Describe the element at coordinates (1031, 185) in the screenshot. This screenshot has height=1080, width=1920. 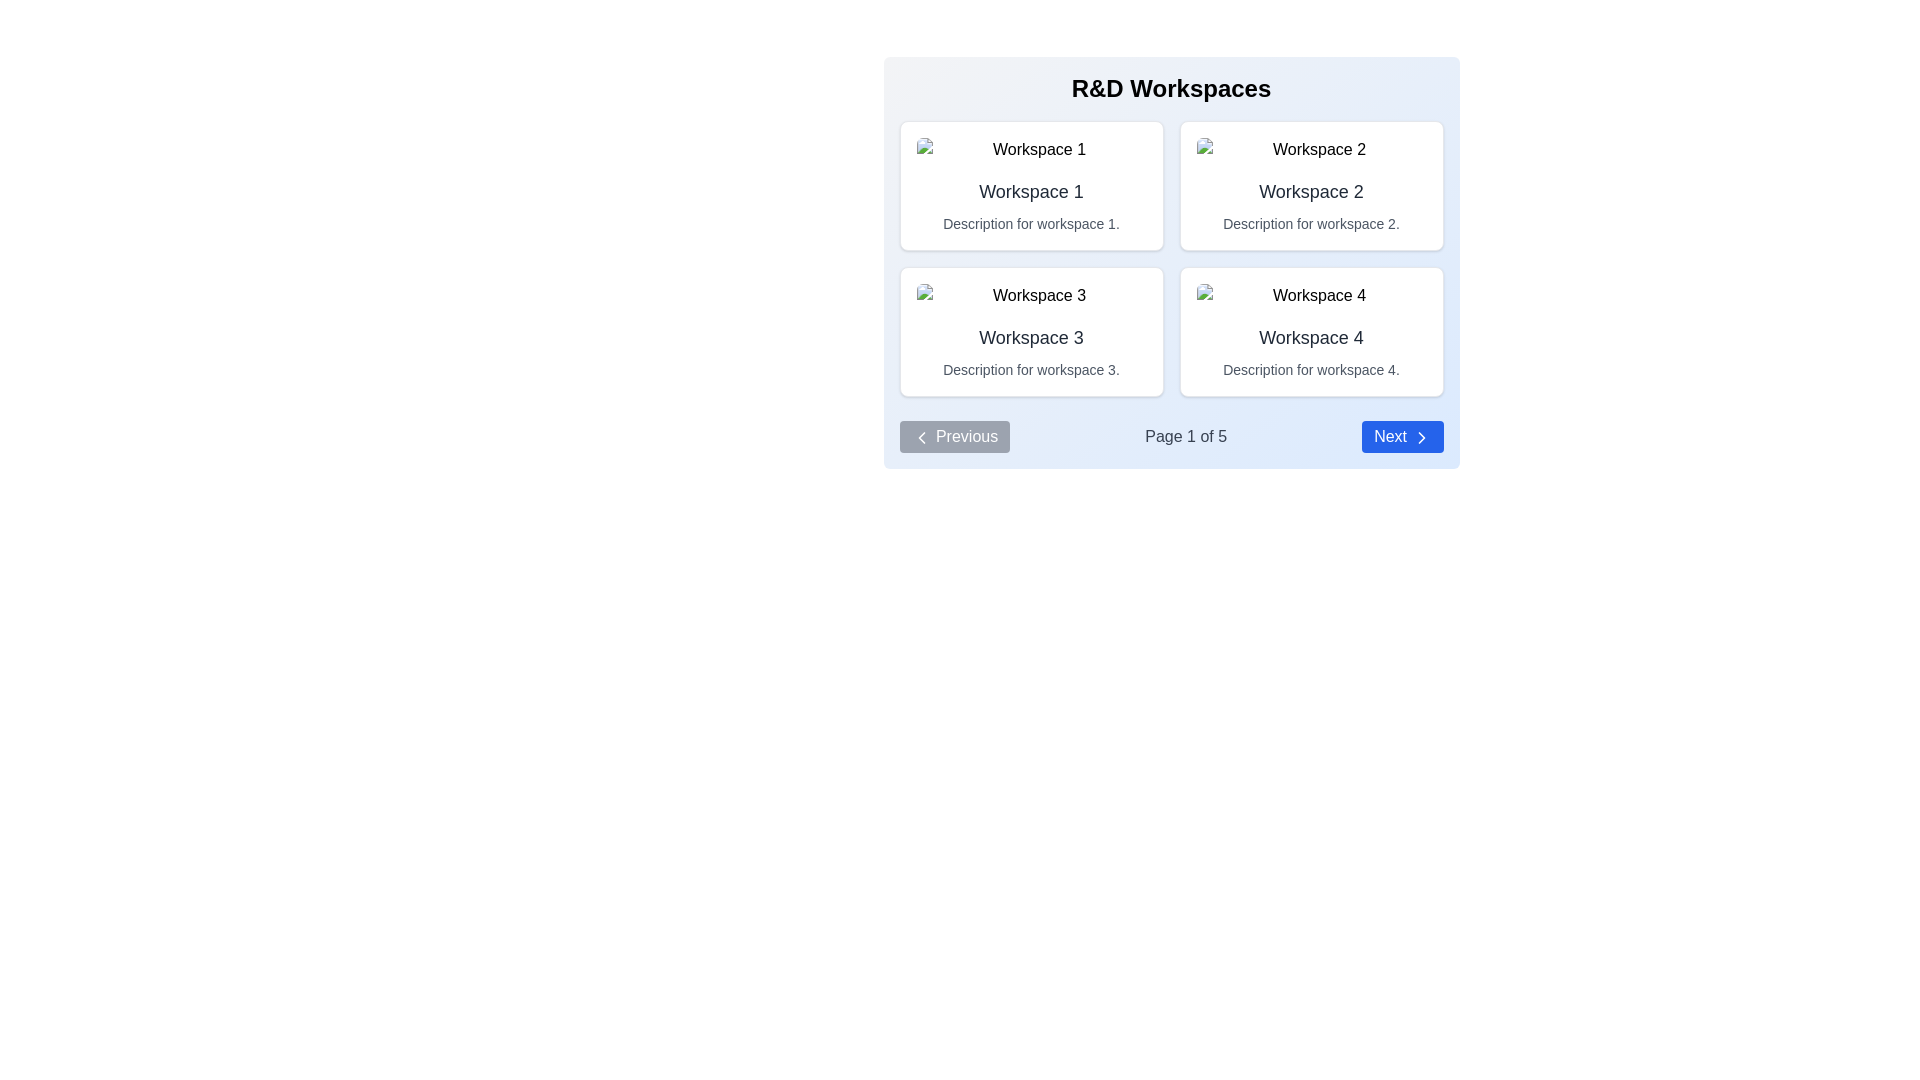
I see `the title or image of the first card in the 2x2 grid layout, located in the top-left corner` at that location.